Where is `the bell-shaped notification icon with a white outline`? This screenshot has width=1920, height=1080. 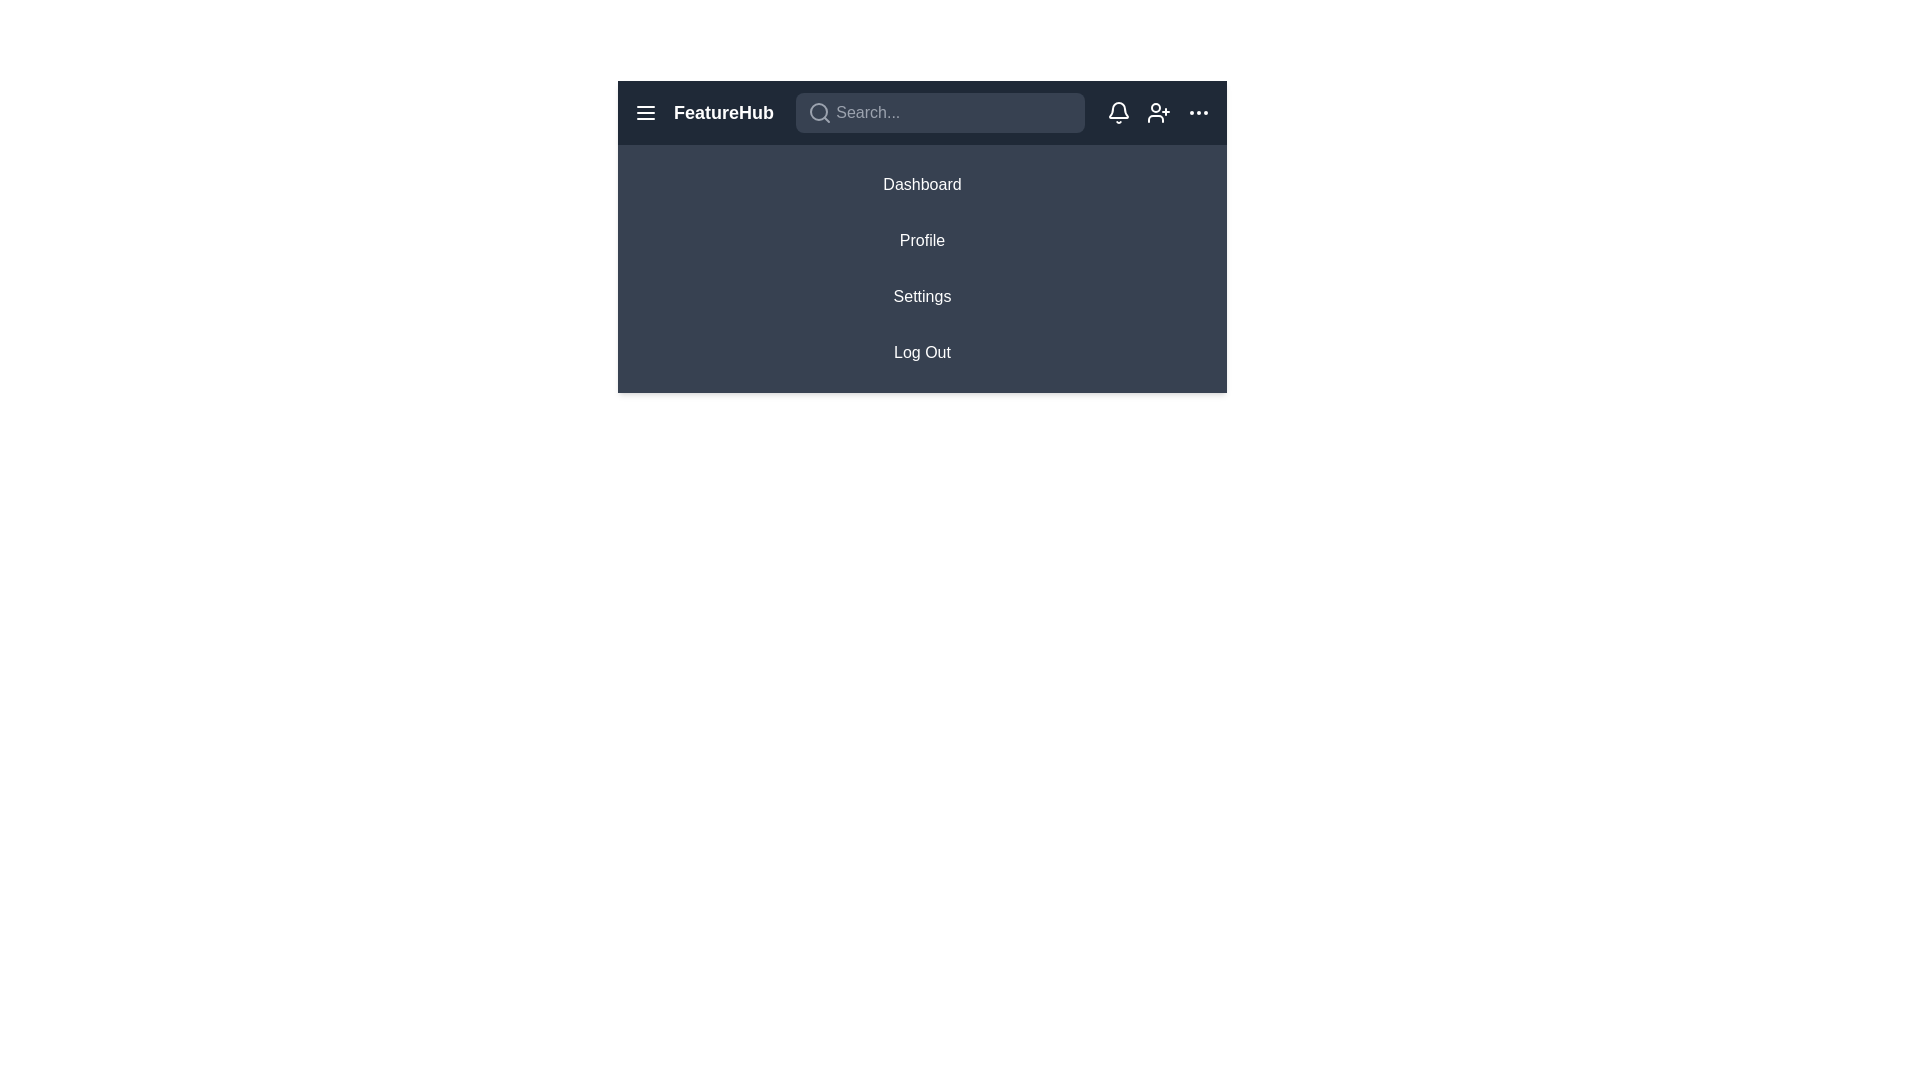
the bell-shaped notification icon with a white outline is located at coordinates (1117, 112).